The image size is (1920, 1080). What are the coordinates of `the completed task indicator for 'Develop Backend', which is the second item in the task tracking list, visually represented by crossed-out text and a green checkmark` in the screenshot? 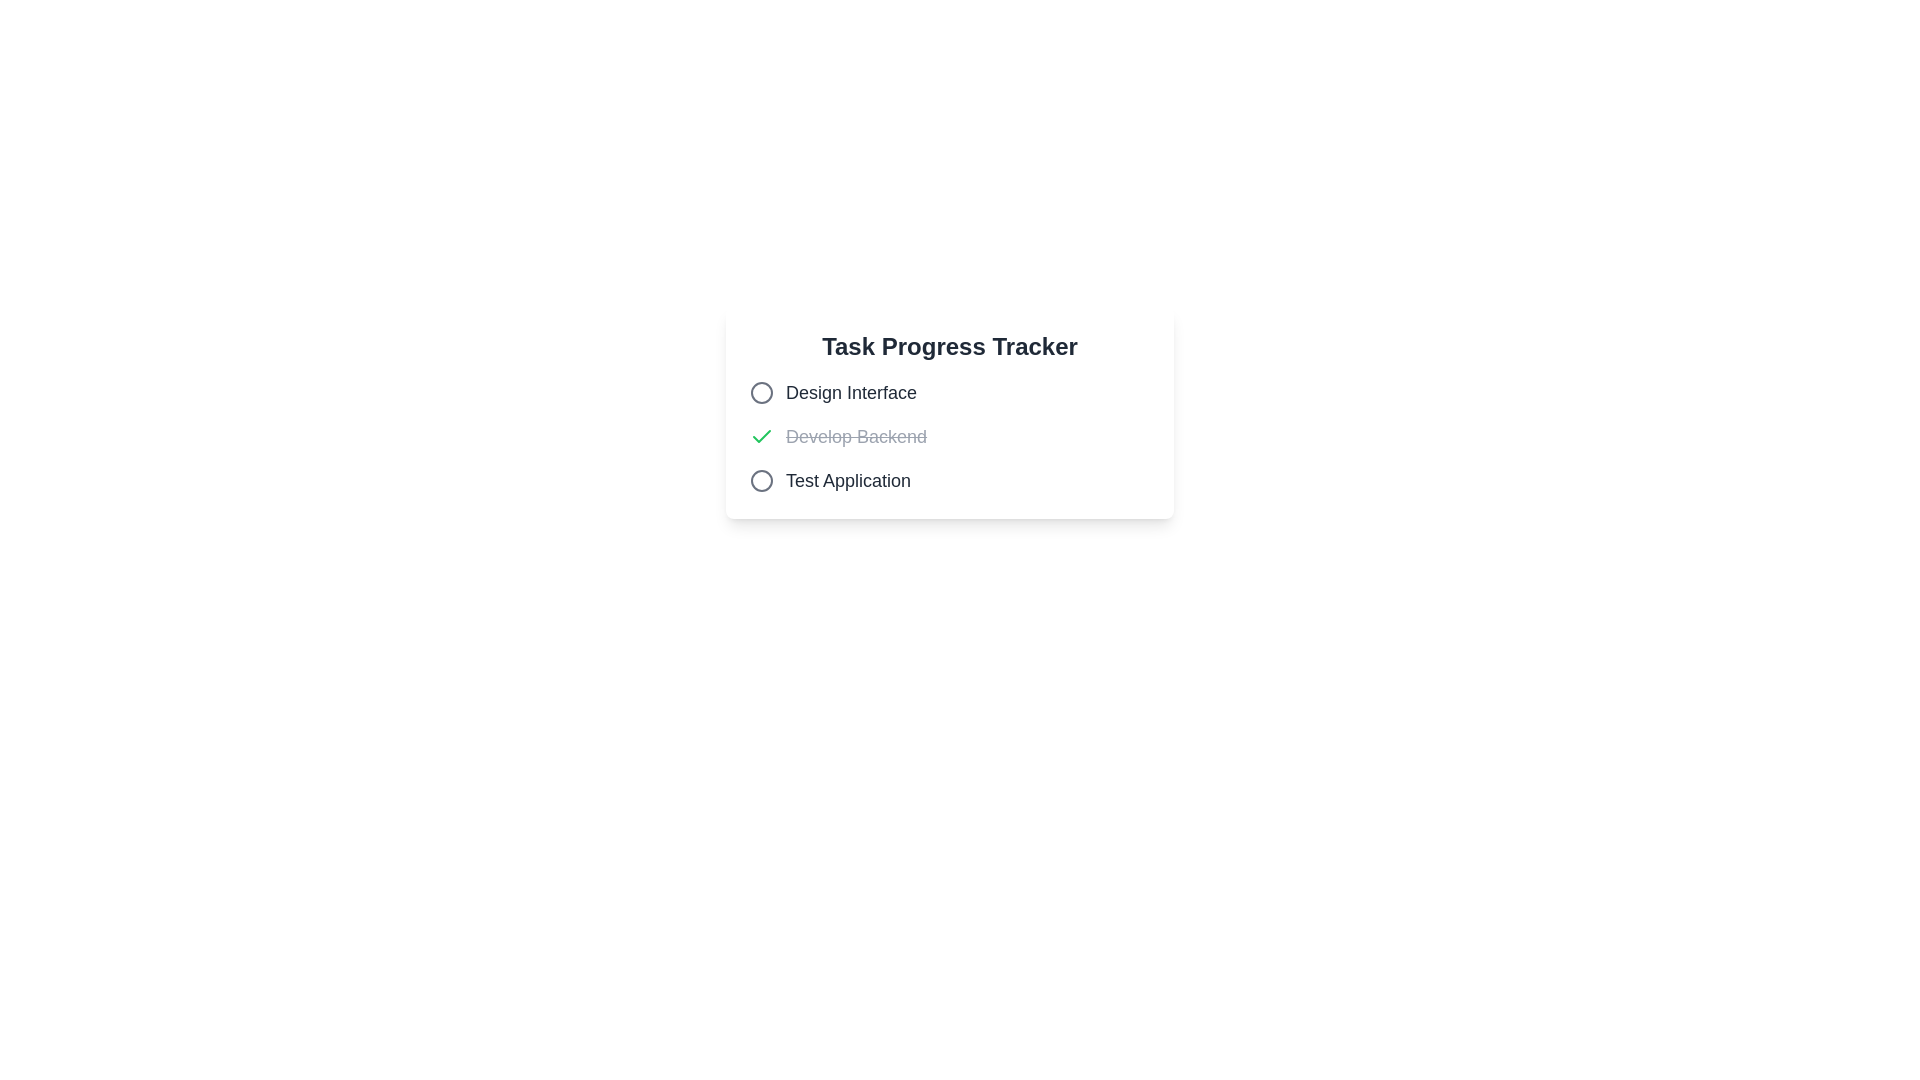 It's located at (838, 435).